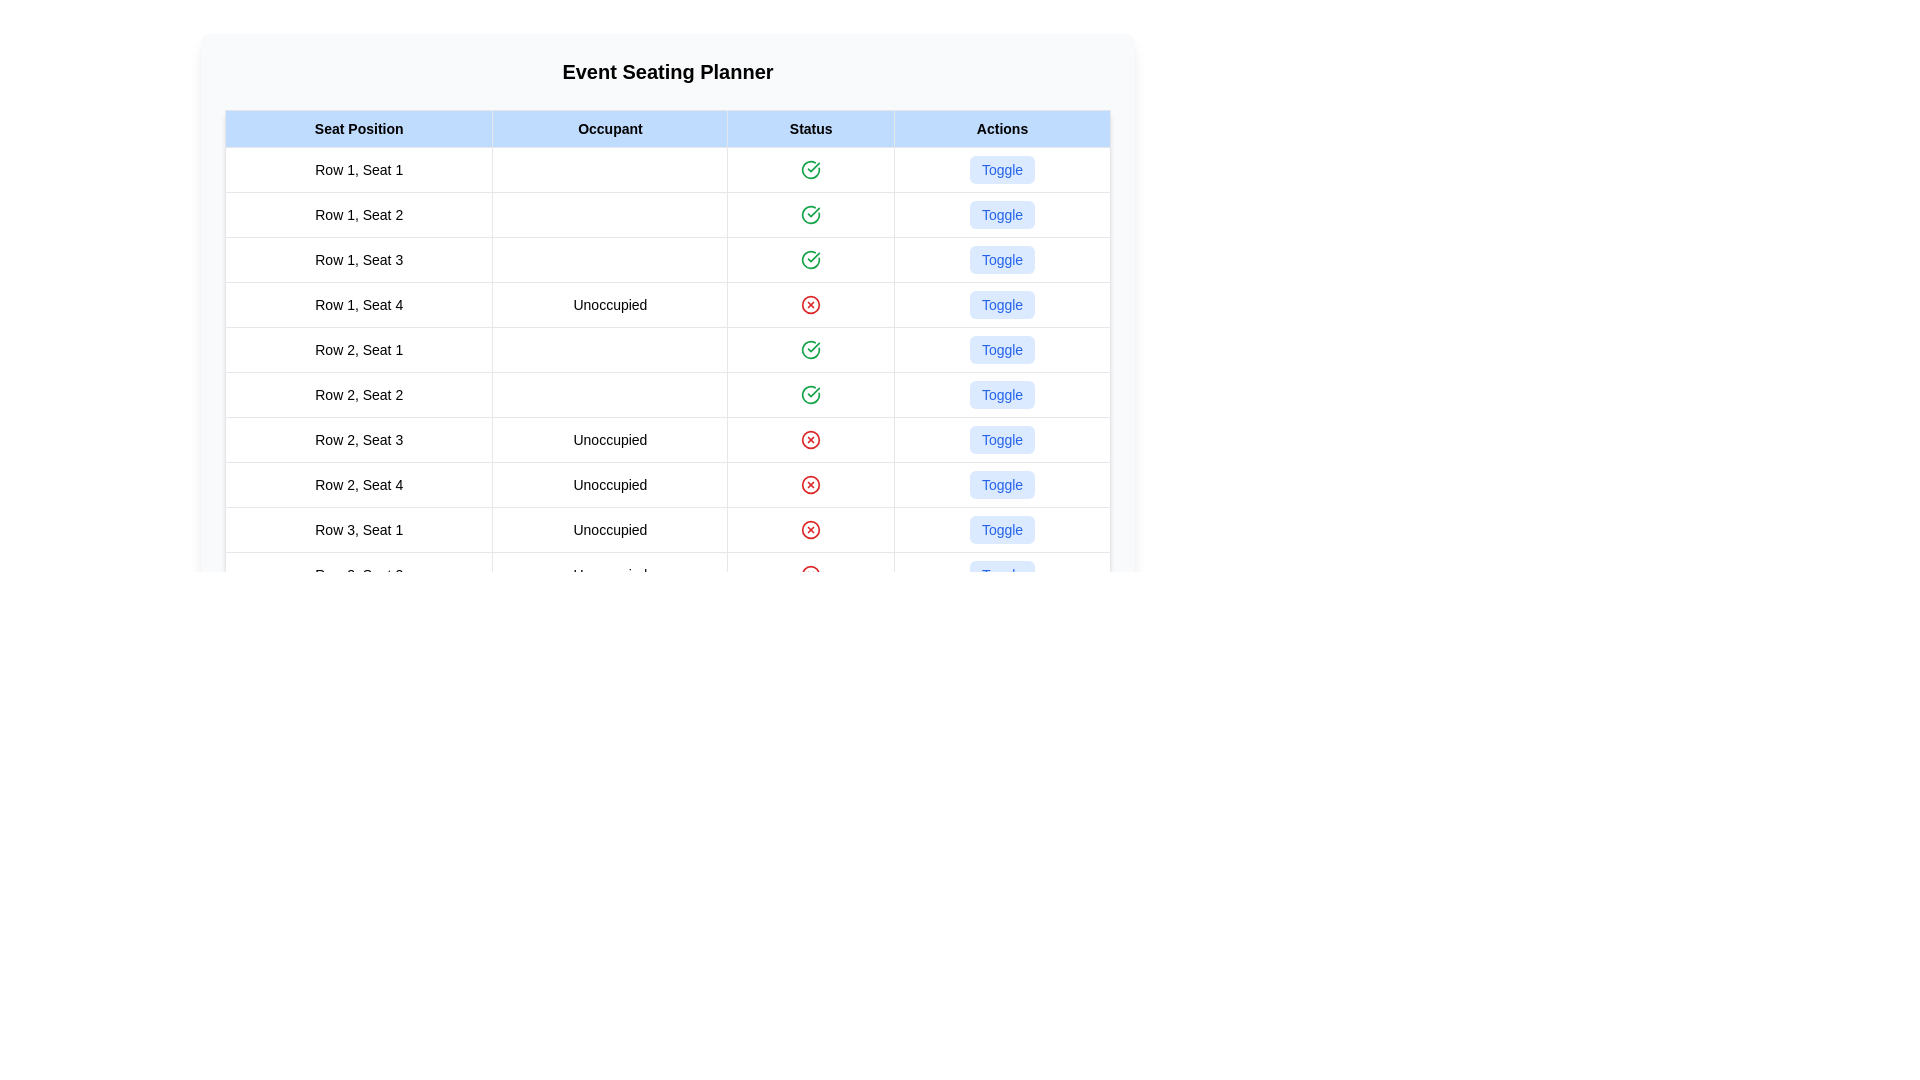 This screenshot has width=1920, height=1080. What do you see at coordinates (1002, 215) in the screenshot?
I see `the toggle button in the 'Actions' column of the fourth row in the 'Event Seating Planner' table` at bounding box center [1002, 215].